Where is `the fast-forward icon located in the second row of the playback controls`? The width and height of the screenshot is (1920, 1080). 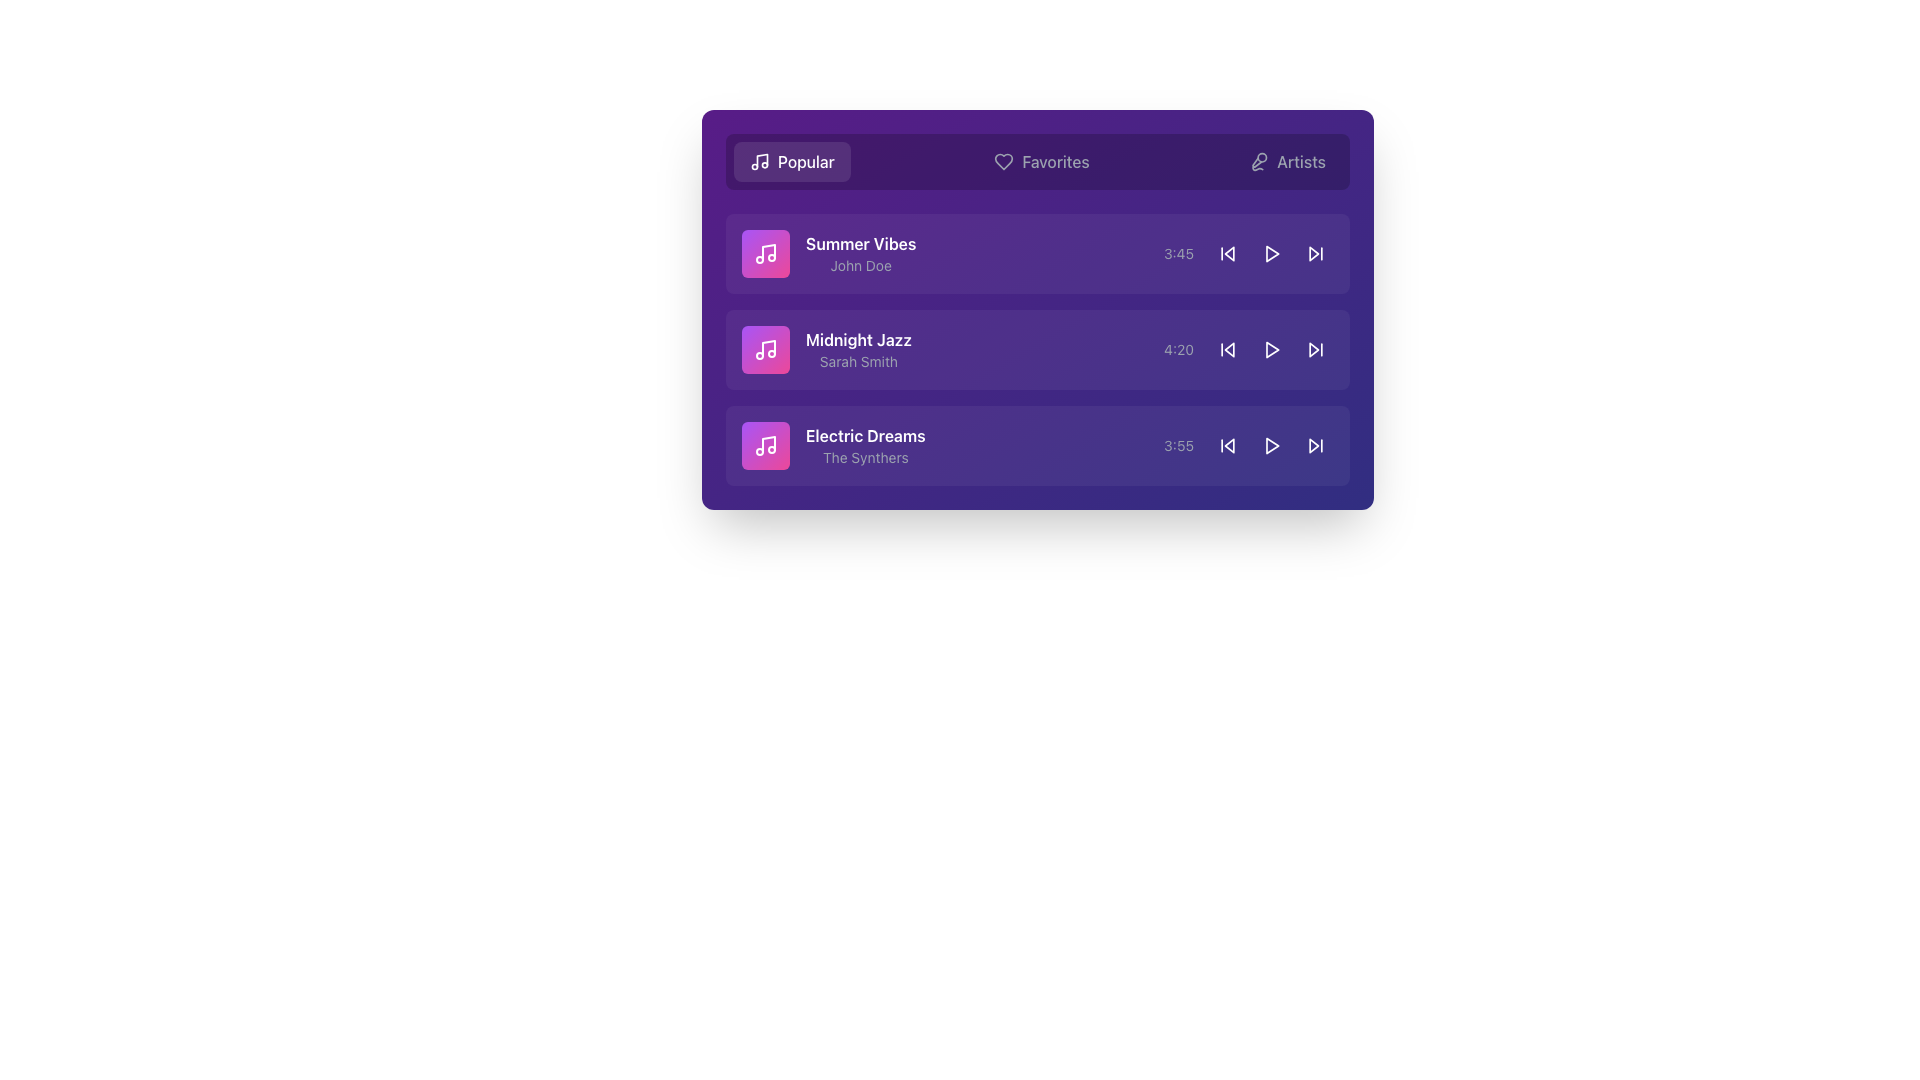
the fast-forward icon located in the second row of the playback controls is located at coordinates (1314, 349).